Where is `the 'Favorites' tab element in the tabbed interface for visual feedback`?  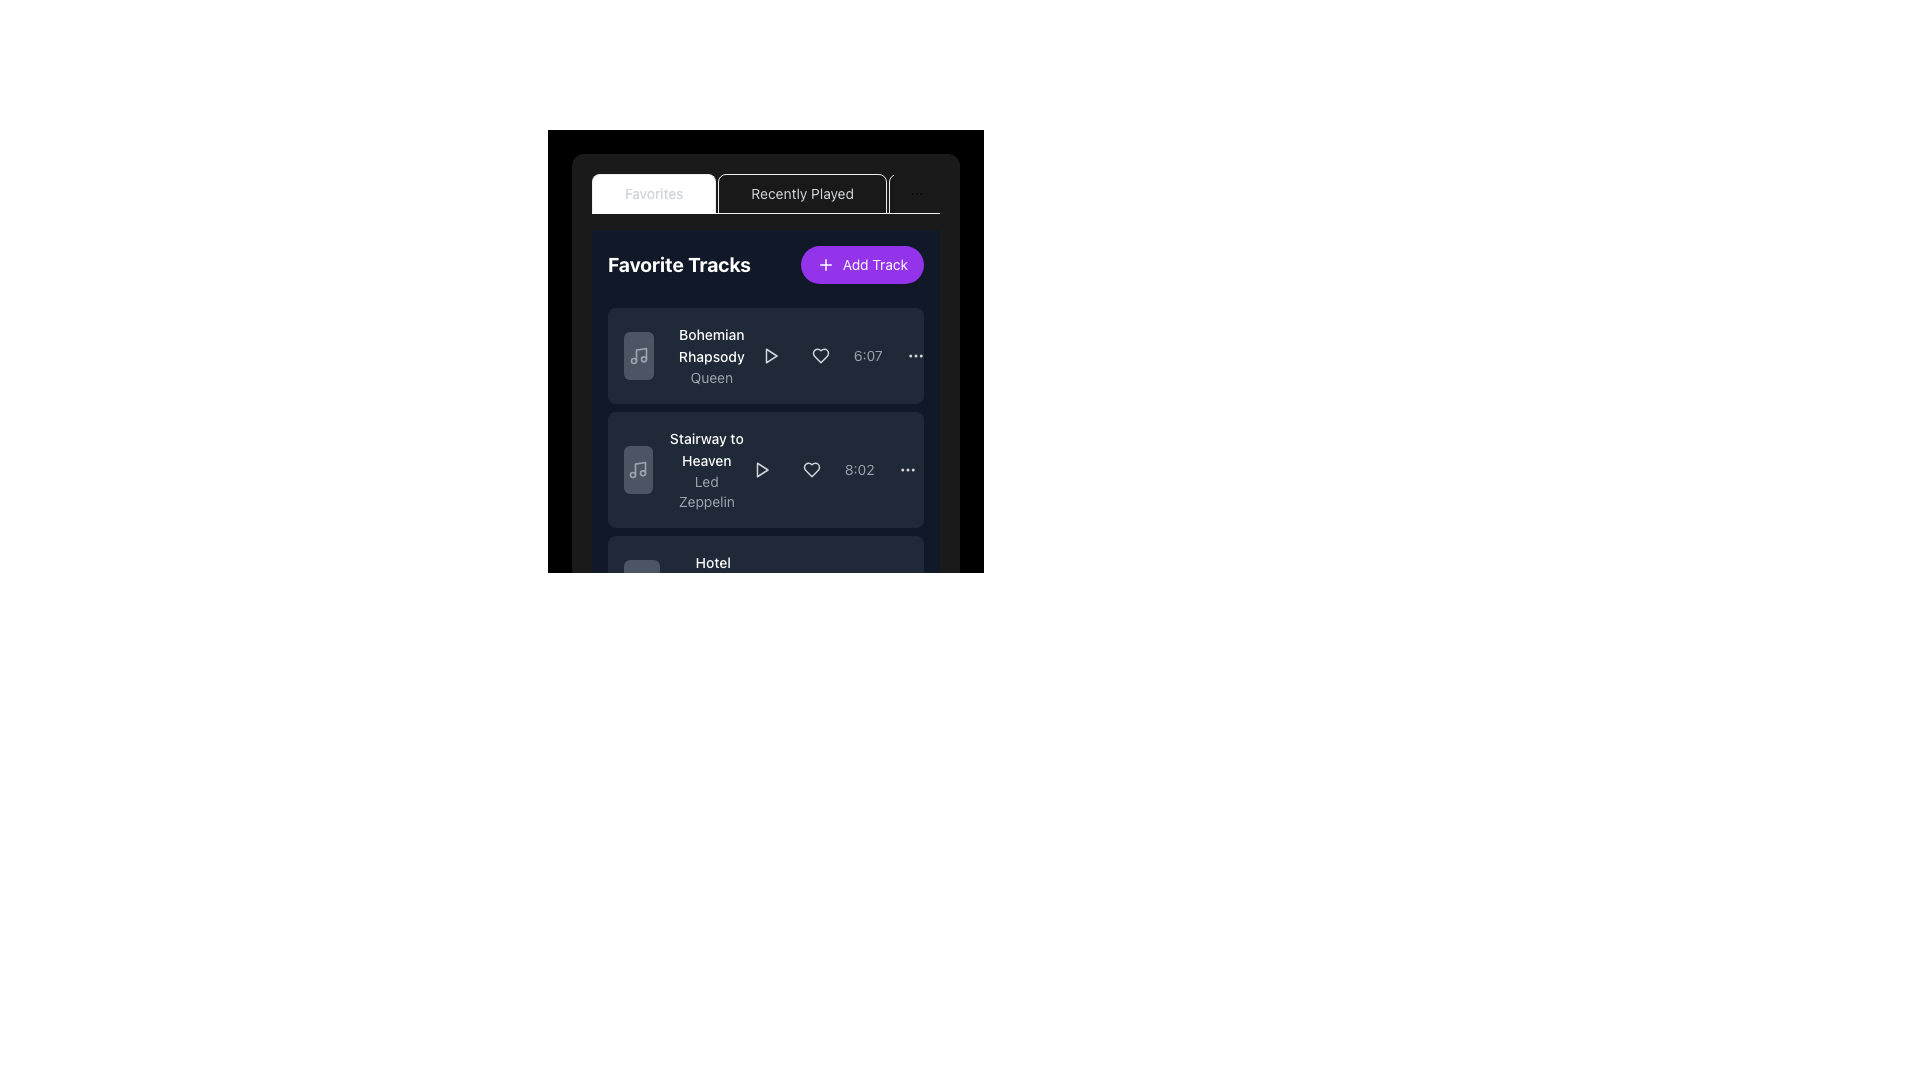 the 'Favorites' tab element in the tabbed interface for visual feedback is located at coordinates (765, 338).